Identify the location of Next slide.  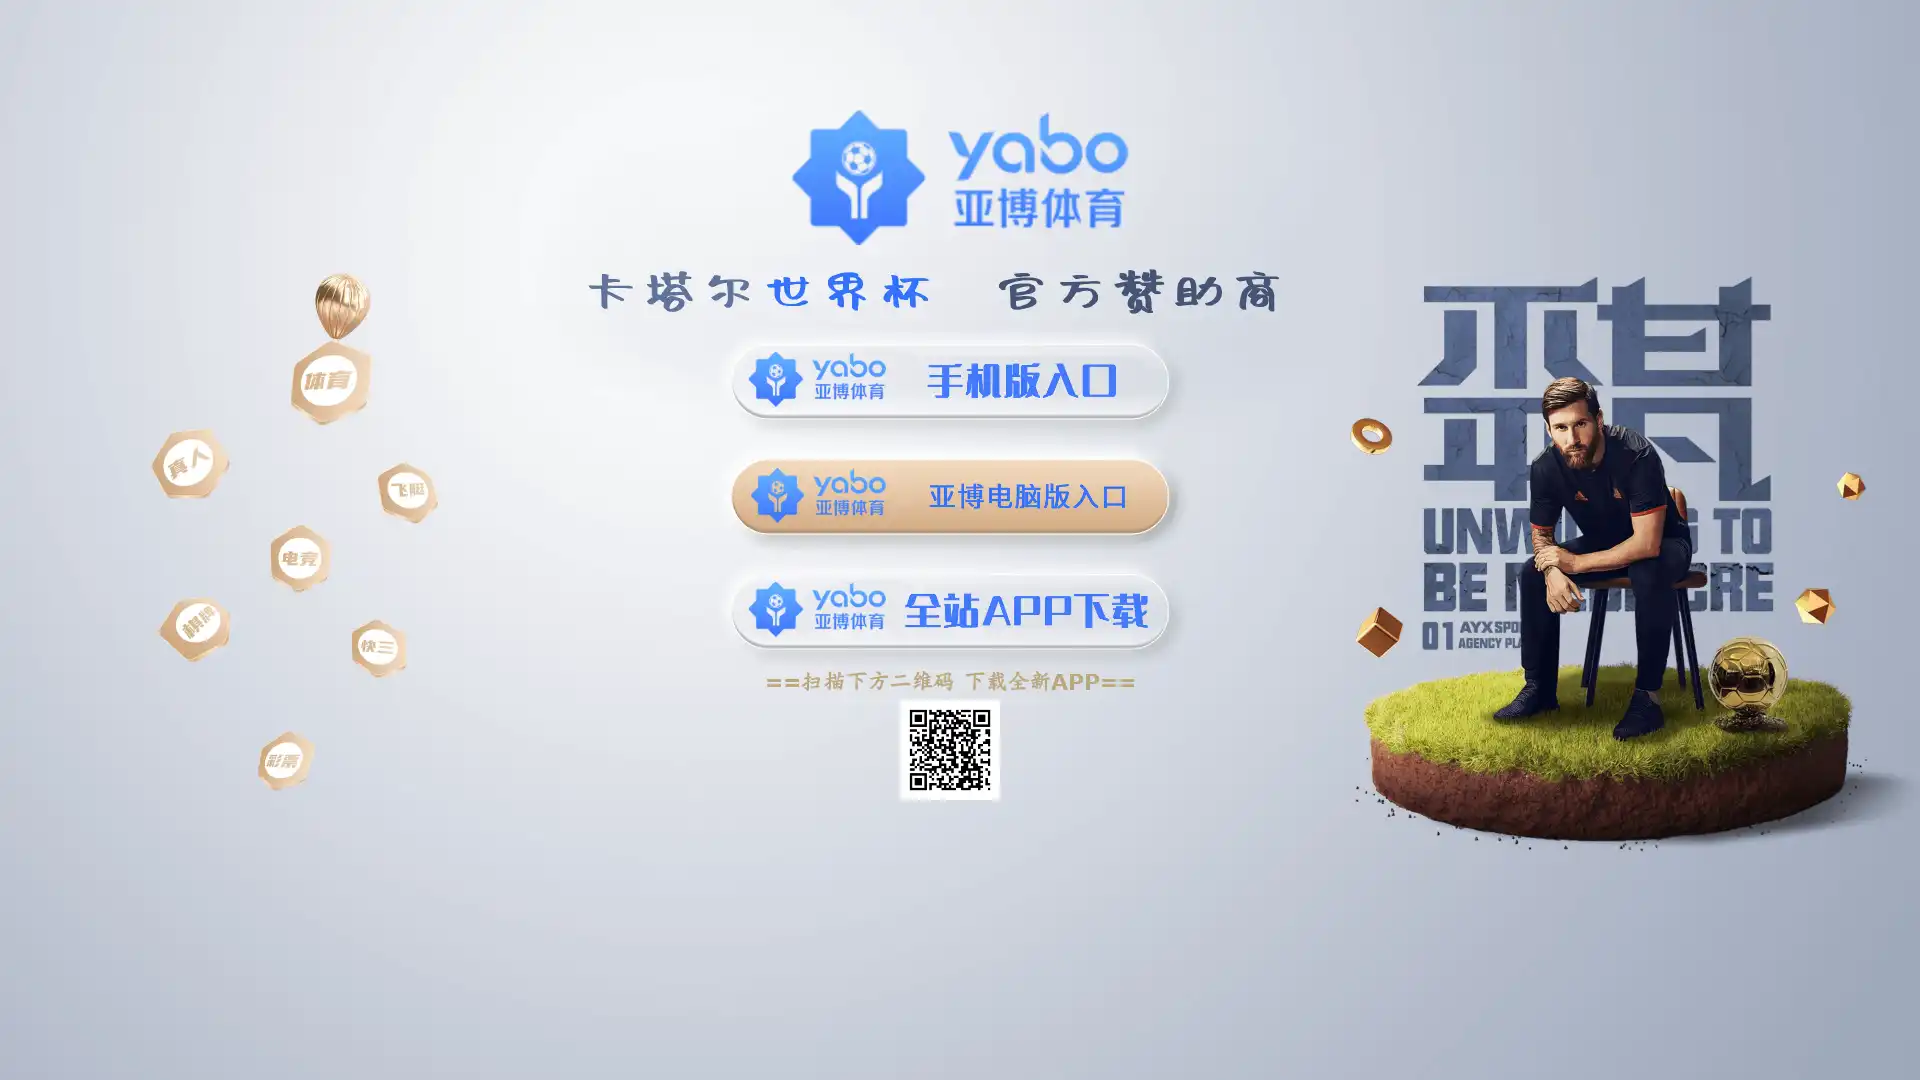
(935, 1014).